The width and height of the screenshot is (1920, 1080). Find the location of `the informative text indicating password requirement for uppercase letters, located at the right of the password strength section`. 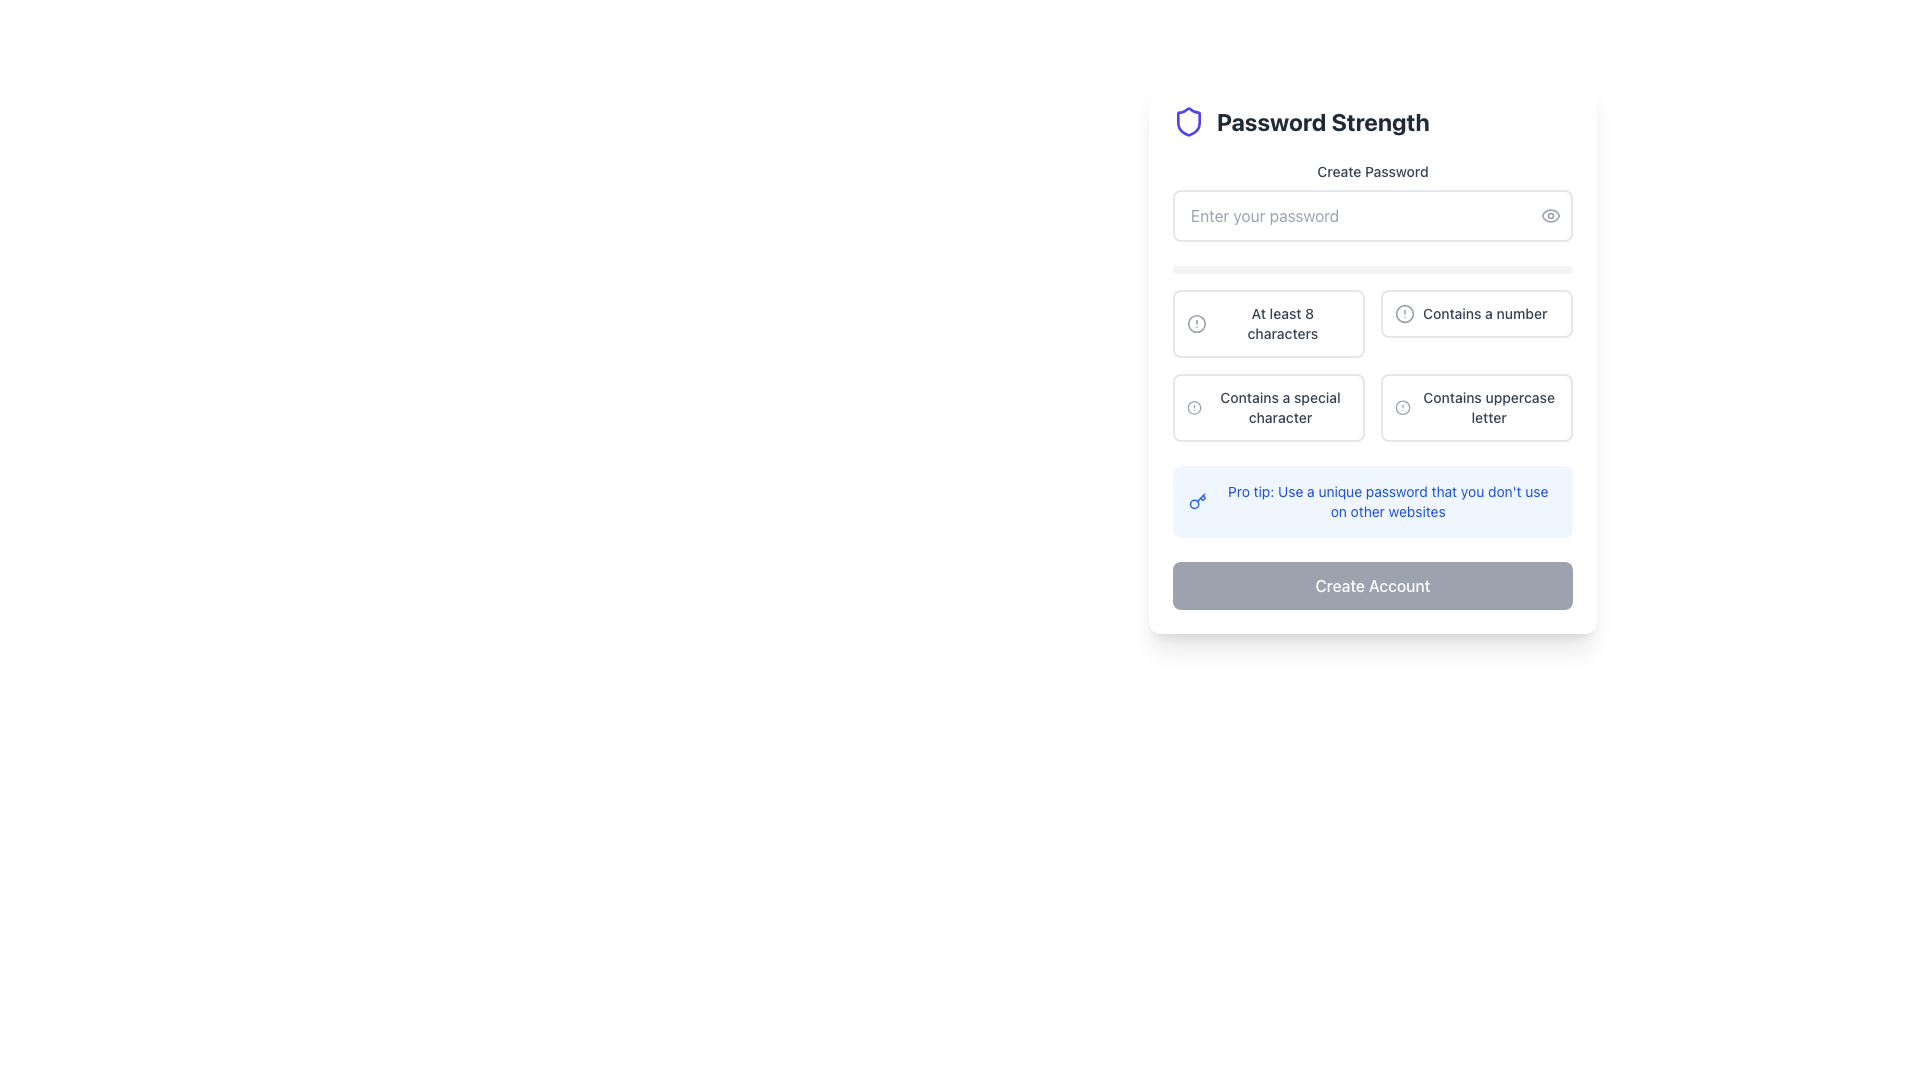

the informative text indicating password requirement for uppercase letters, located at the right of the password strength section is located at coordinates (1477, 407).